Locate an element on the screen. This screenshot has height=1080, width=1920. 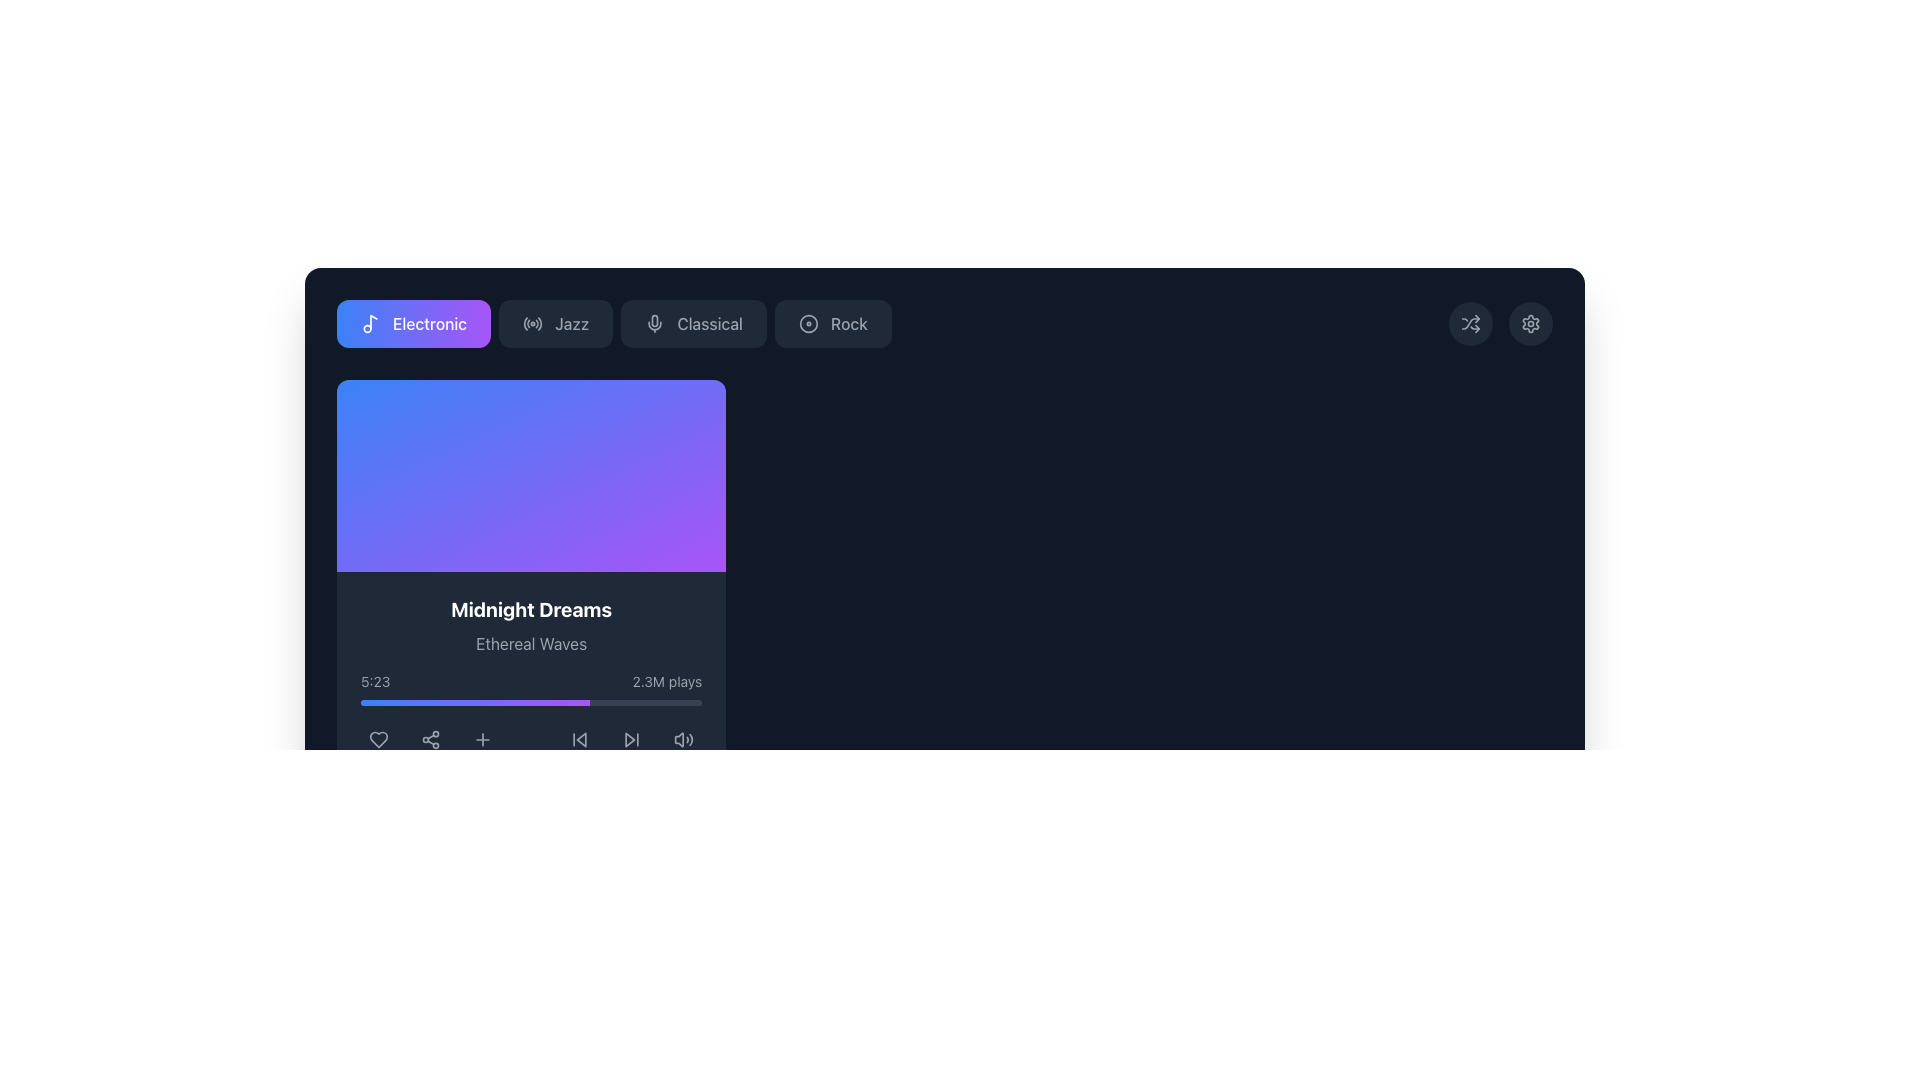
the text label displaying the duration of the music track is located at coordinates (375, 681).